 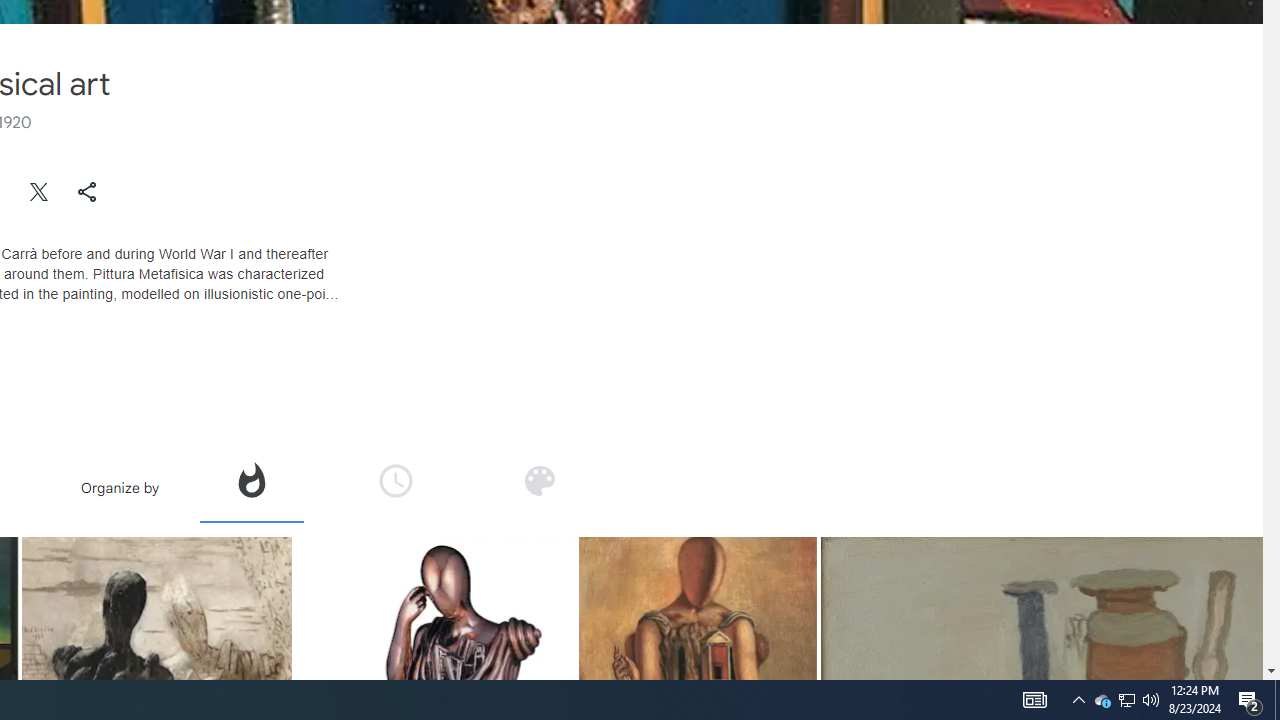 What do you see at coordinates (86, 191) in the screenshot?
I see `'Share "Metaphysical art"'` at bounding box center [86, 191].